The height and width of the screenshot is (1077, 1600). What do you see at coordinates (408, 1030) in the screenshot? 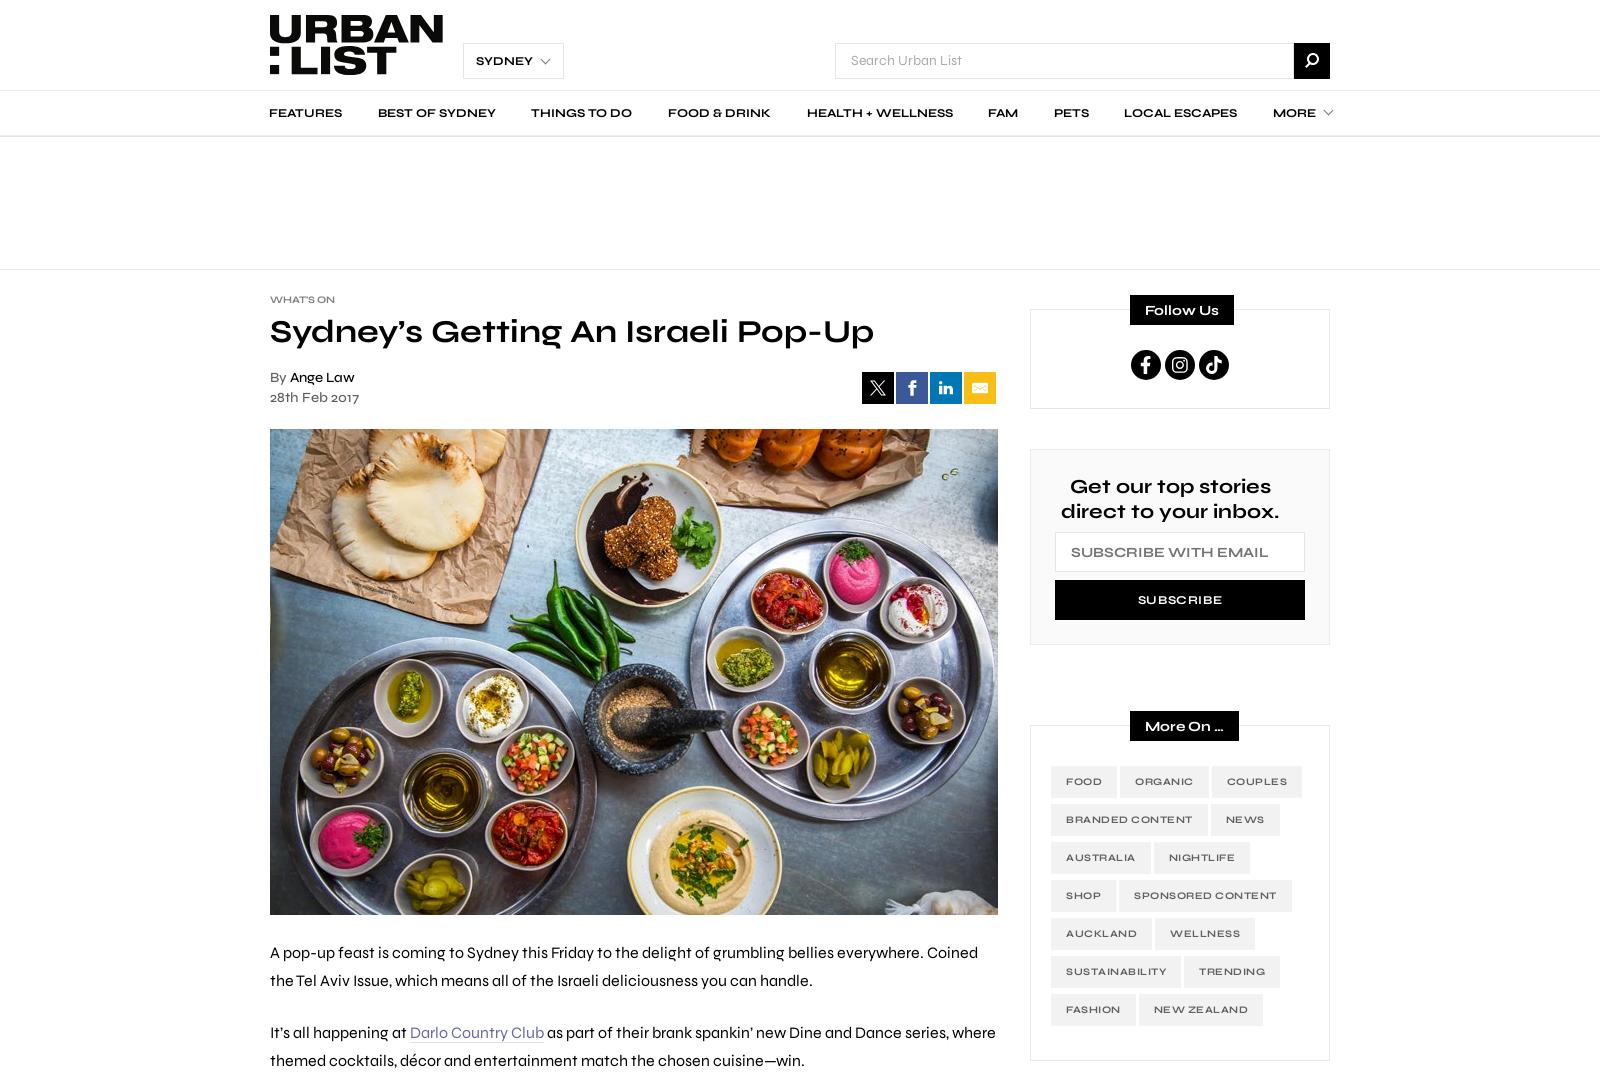
I see `'Darlo Country Club'` at bounding box center [408, 1030].